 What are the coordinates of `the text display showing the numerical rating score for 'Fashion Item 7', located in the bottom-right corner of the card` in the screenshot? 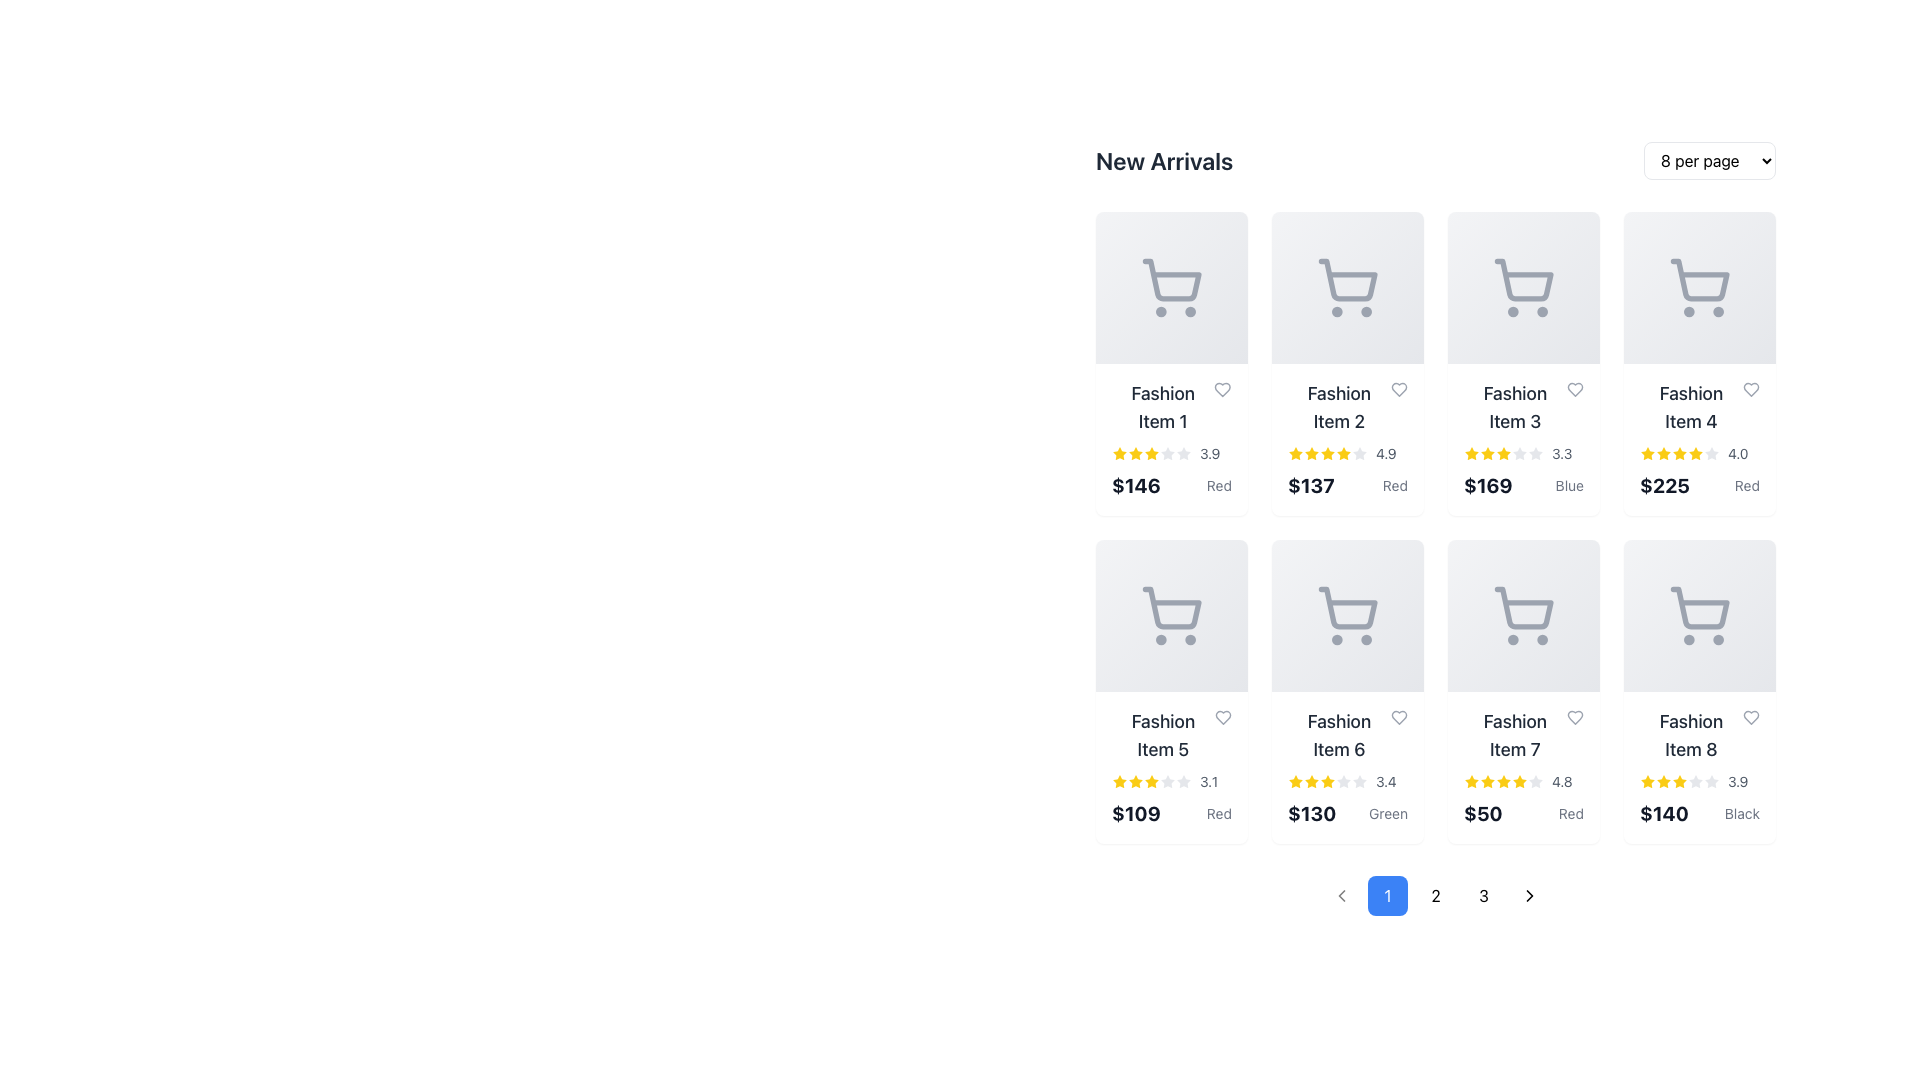 It's located at (1561, 781).